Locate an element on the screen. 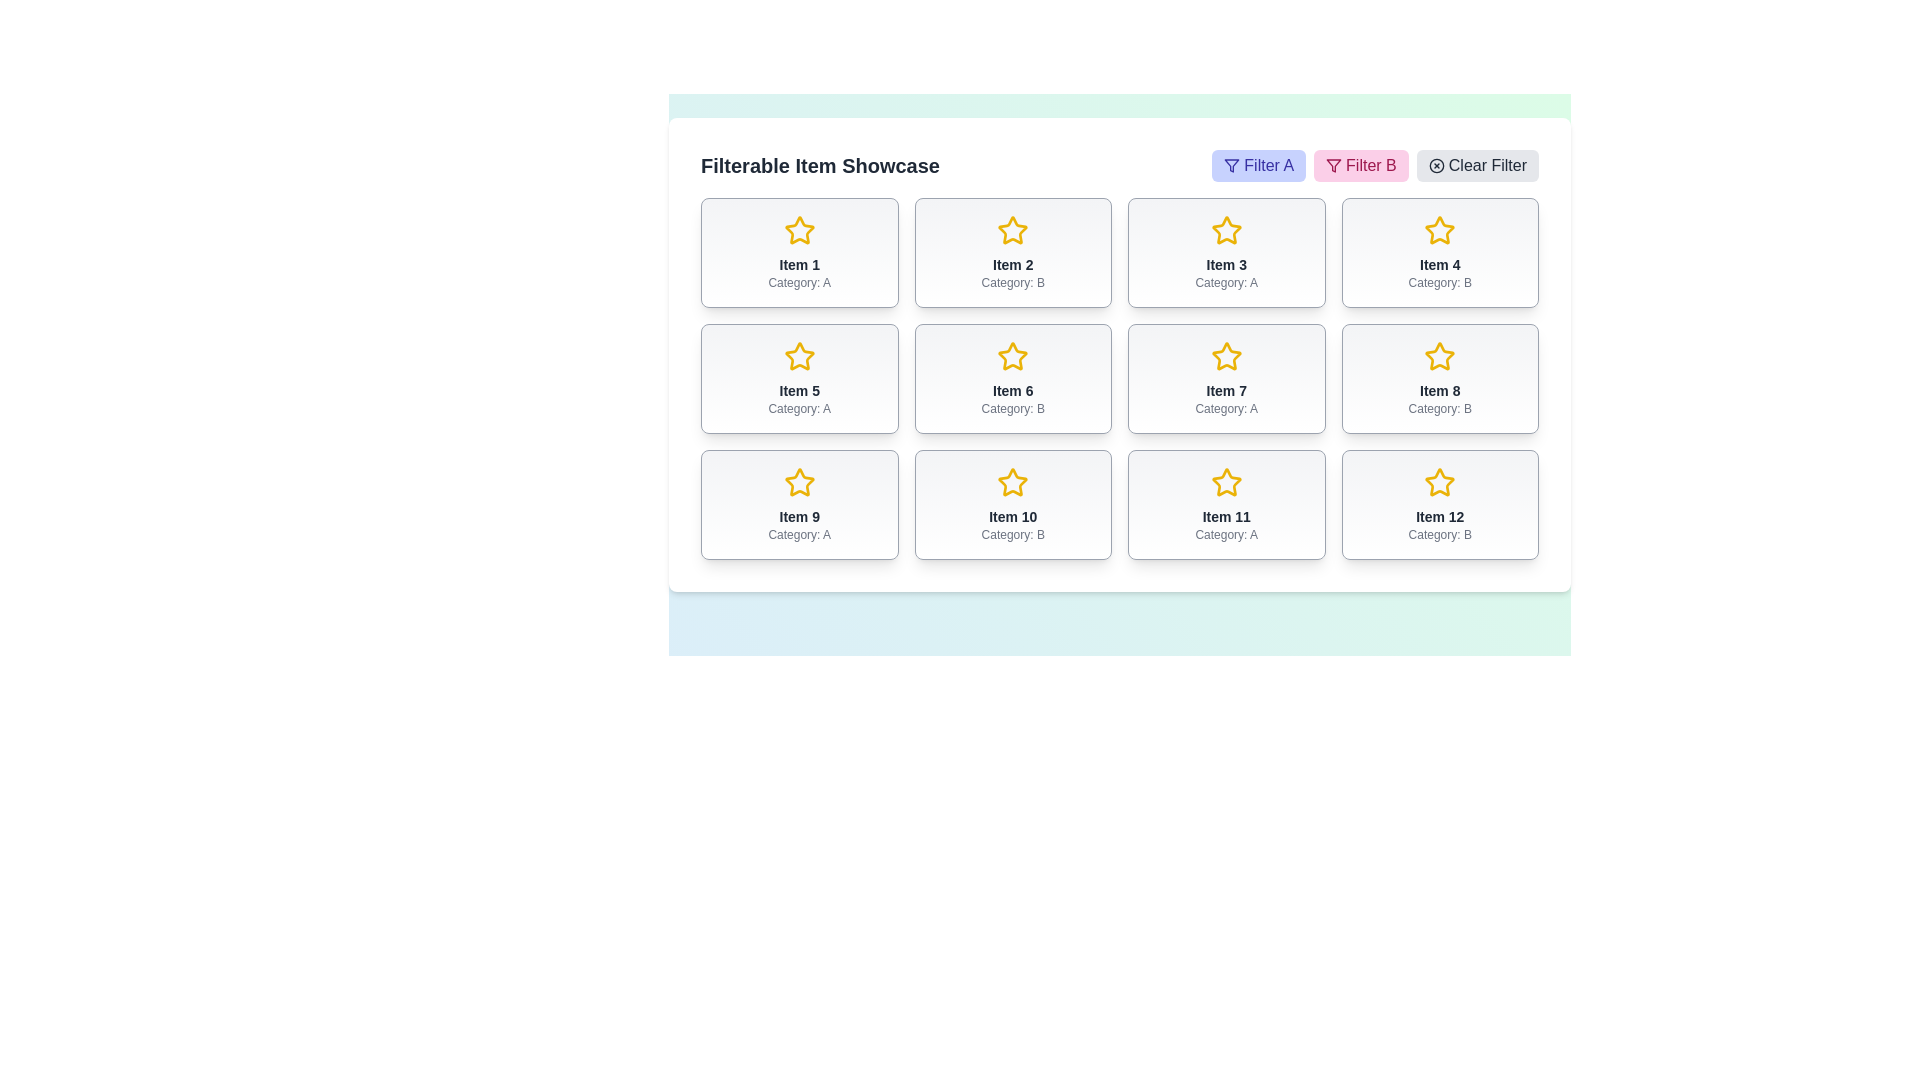 This screenshot has width=1920, height=1080. the Card component featuring a yellow star icon and the text 'Item 5' in bold, located in the second row of the grid is located at coordinates (798, 378).